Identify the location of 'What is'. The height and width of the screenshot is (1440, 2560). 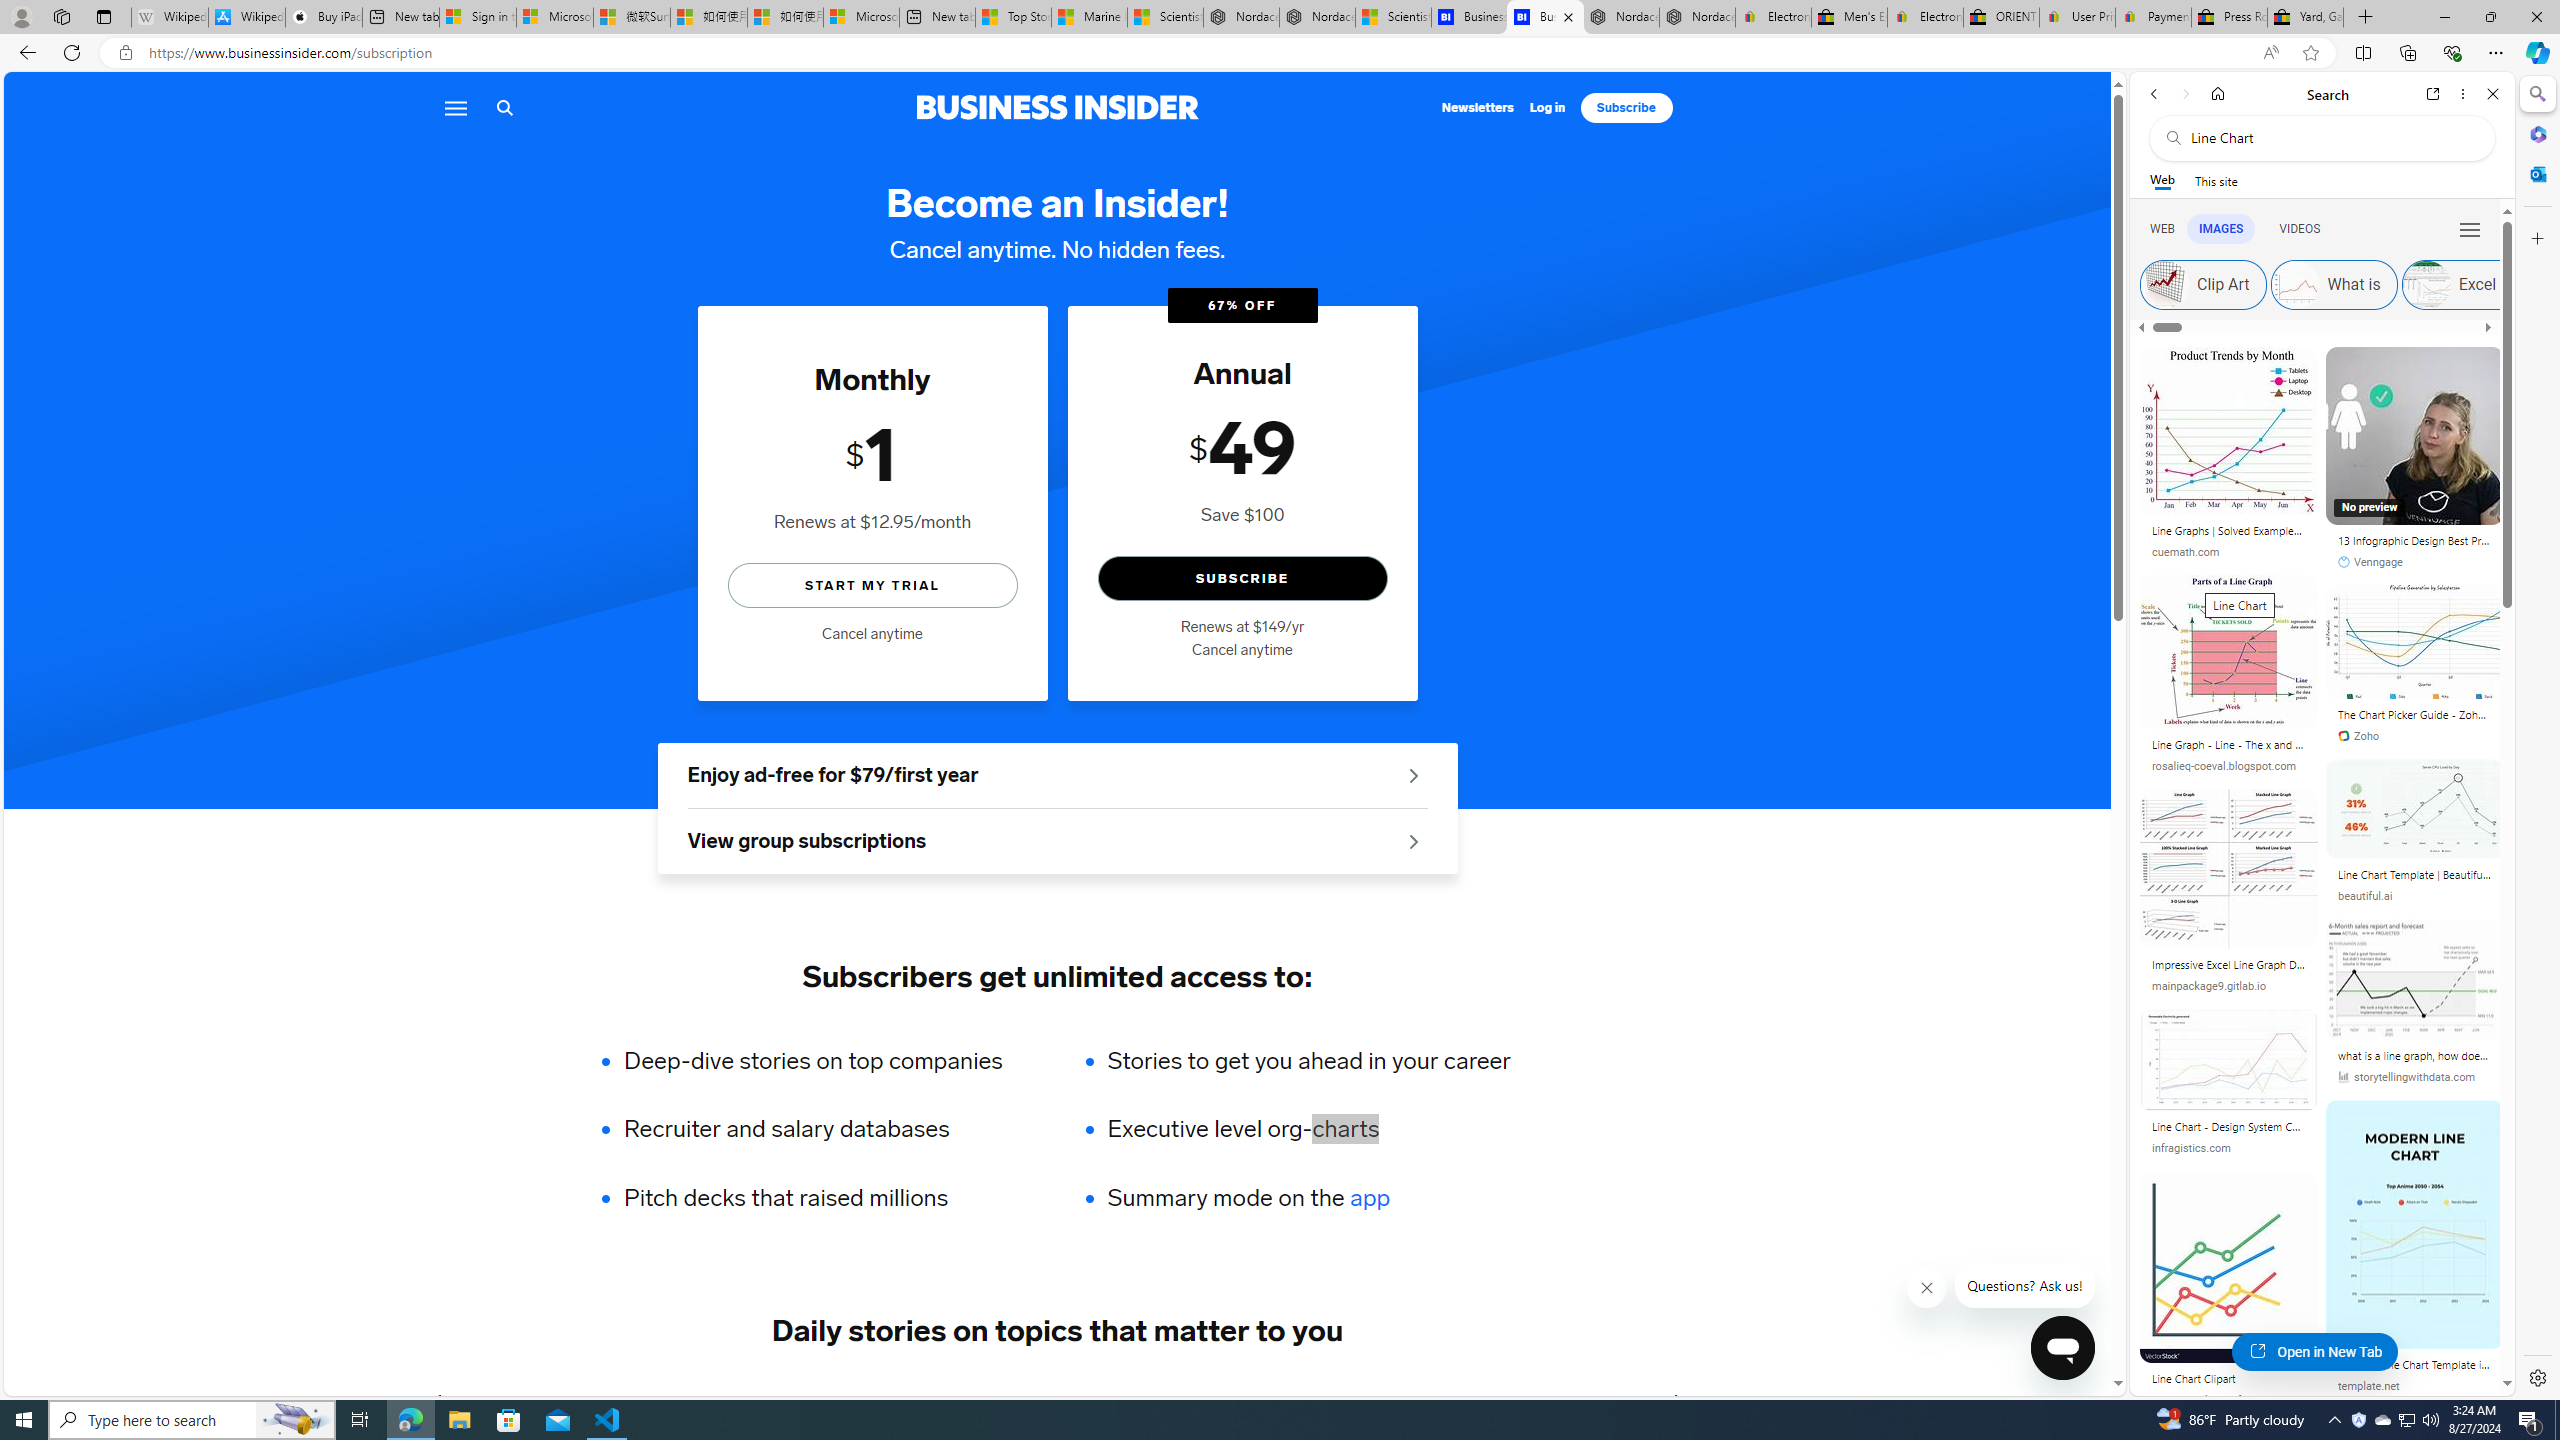
(2333, 284).